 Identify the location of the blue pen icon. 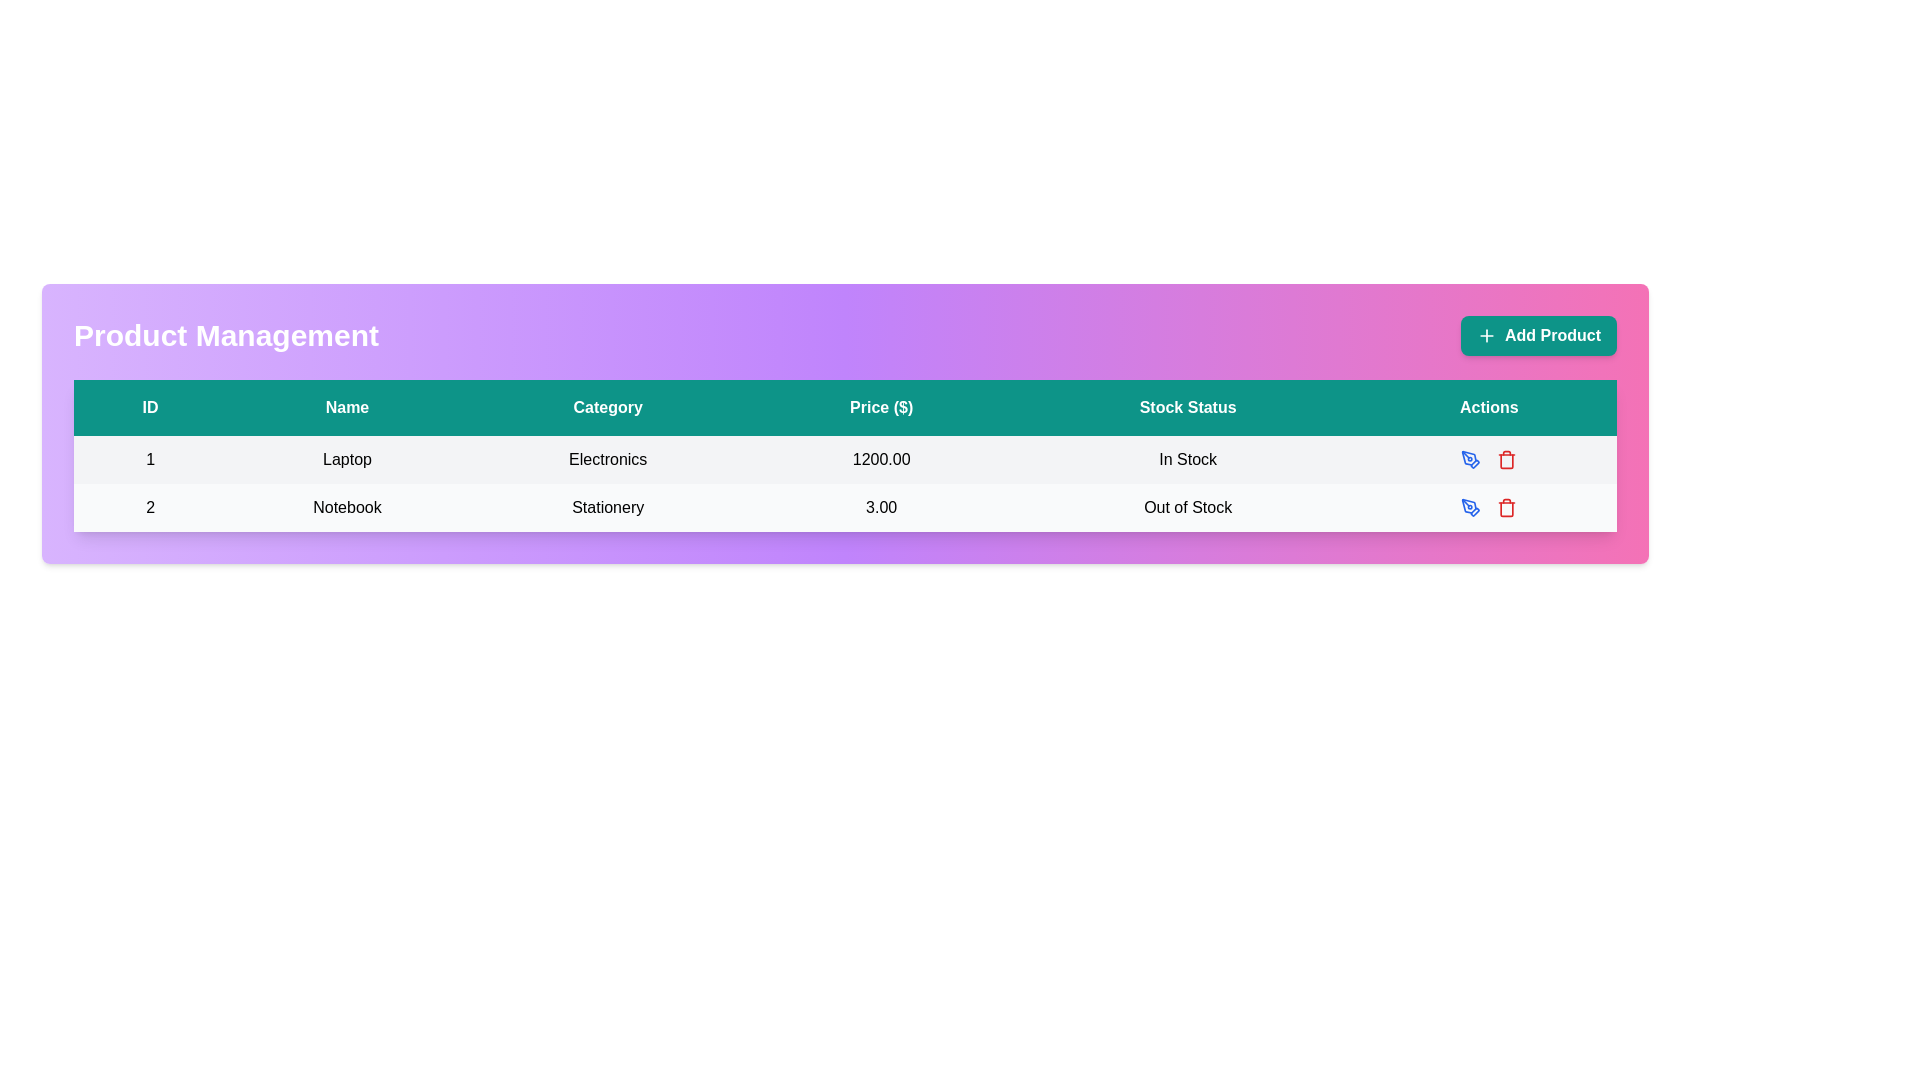
(1471, 507).